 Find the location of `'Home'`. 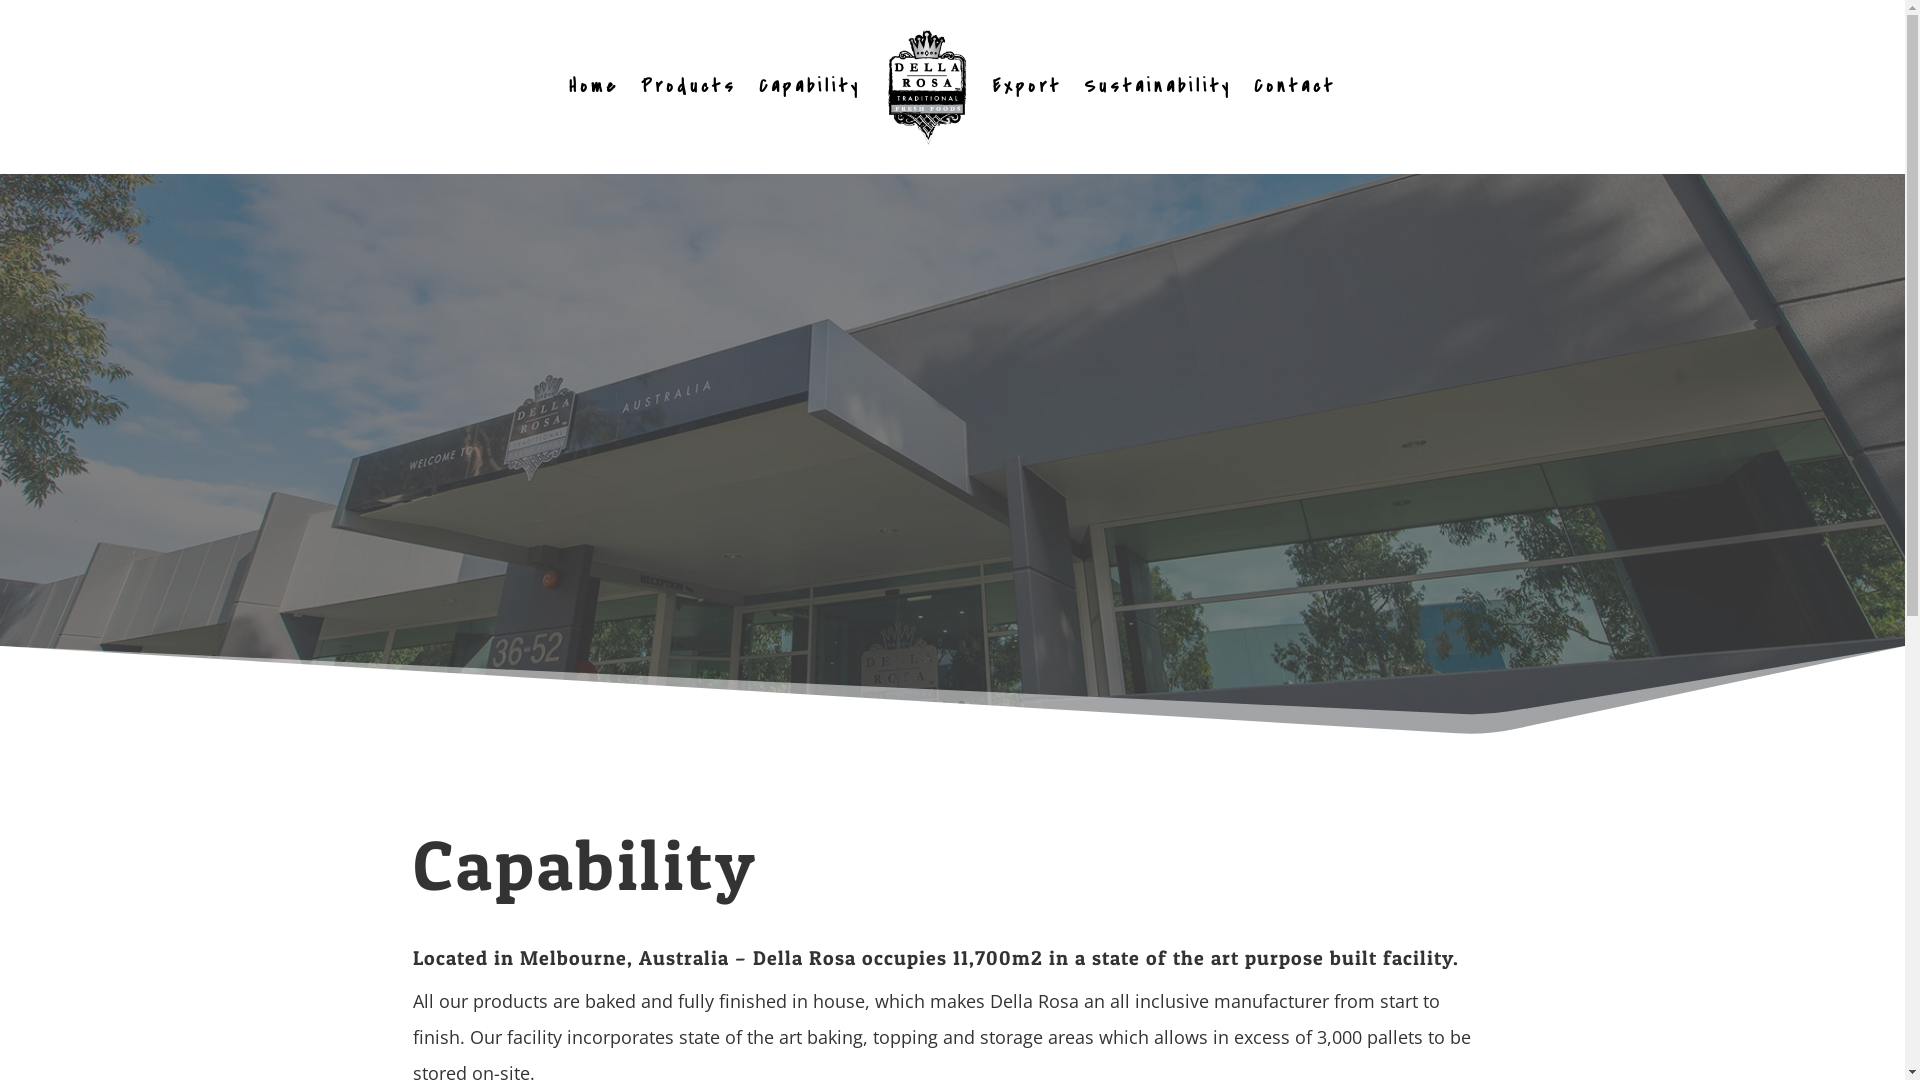

'Home' is located at coordinates (568, 86).